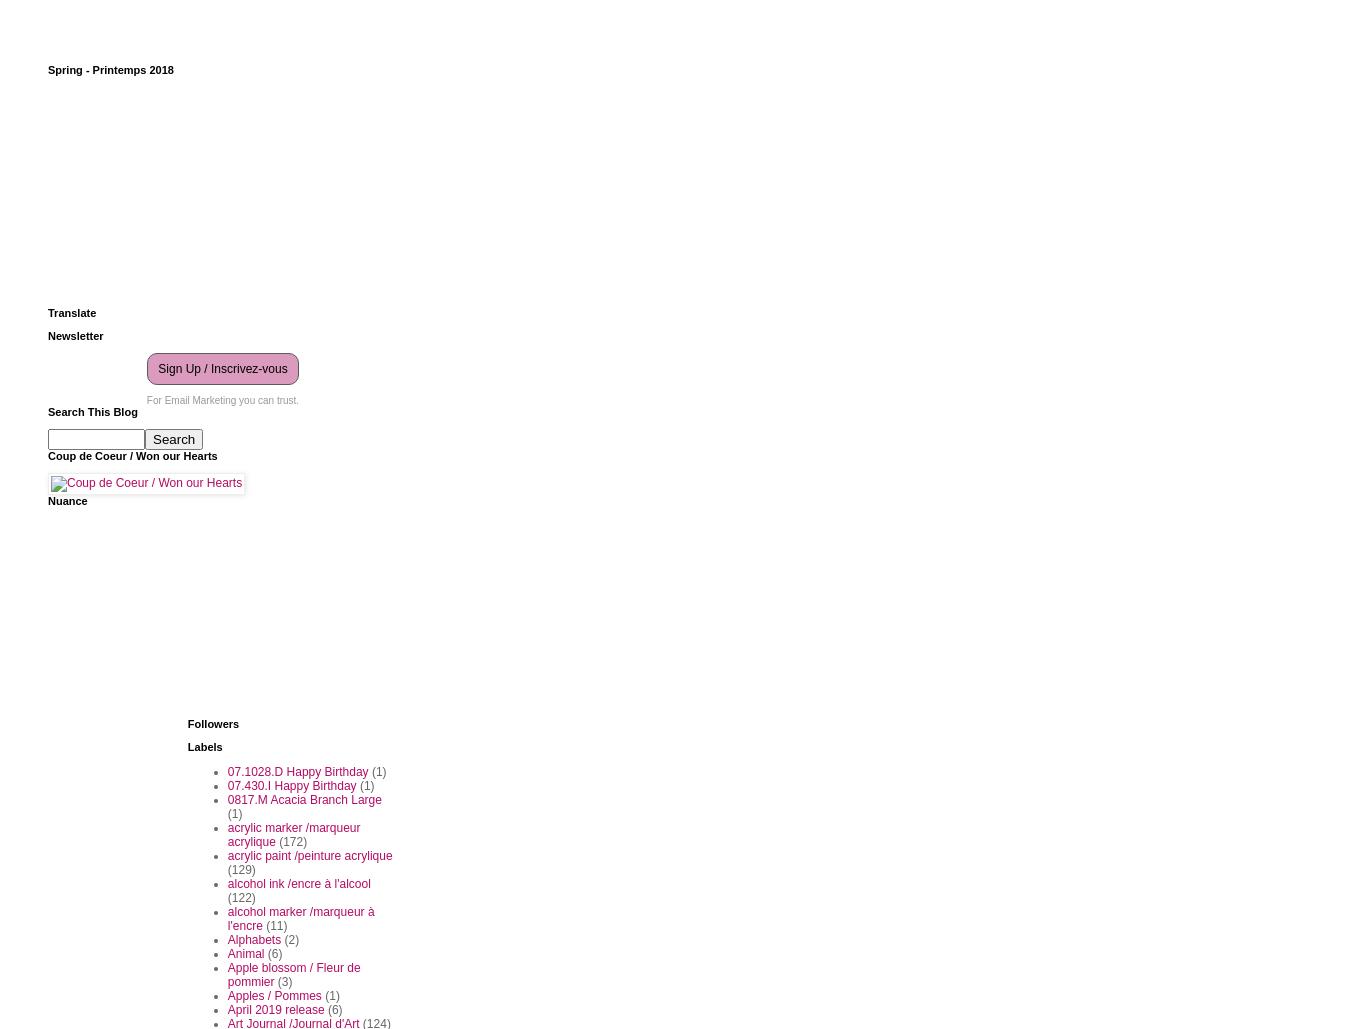 This screenshot has width=1358, height=1029. I want to click on 'Coup de Coeur / Won our Hearts', so click(131, 455).